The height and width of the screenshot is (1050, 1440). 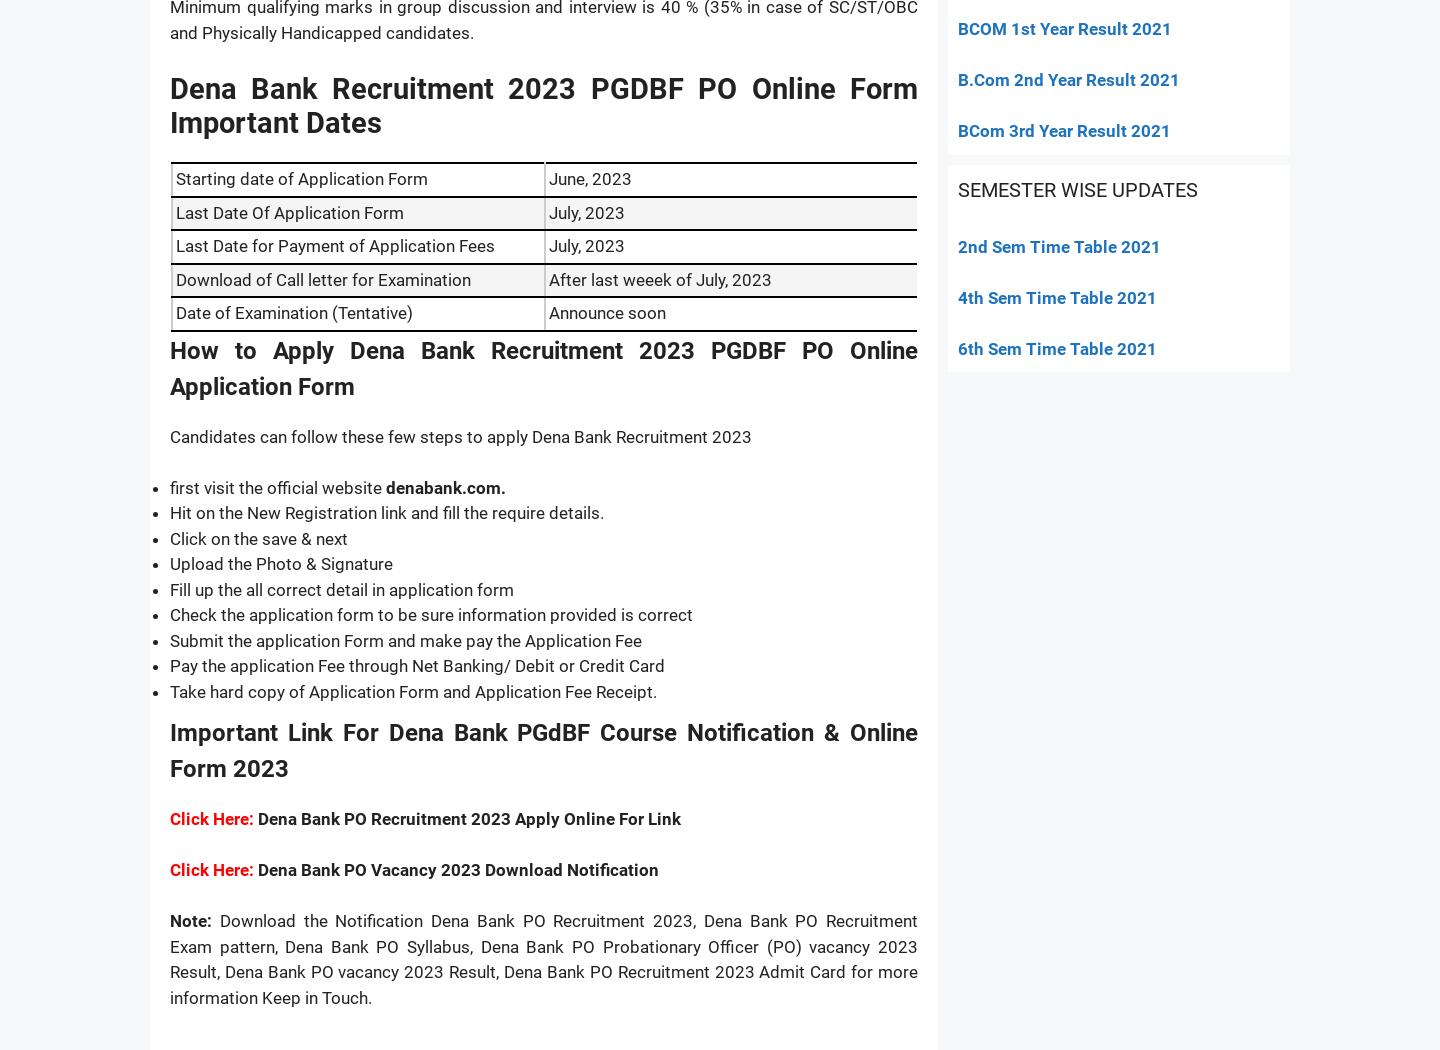 What do you see at coordinates (590, 179) in the screenshot?
I see `'June, 2023'` at bounding box center [590, 179].